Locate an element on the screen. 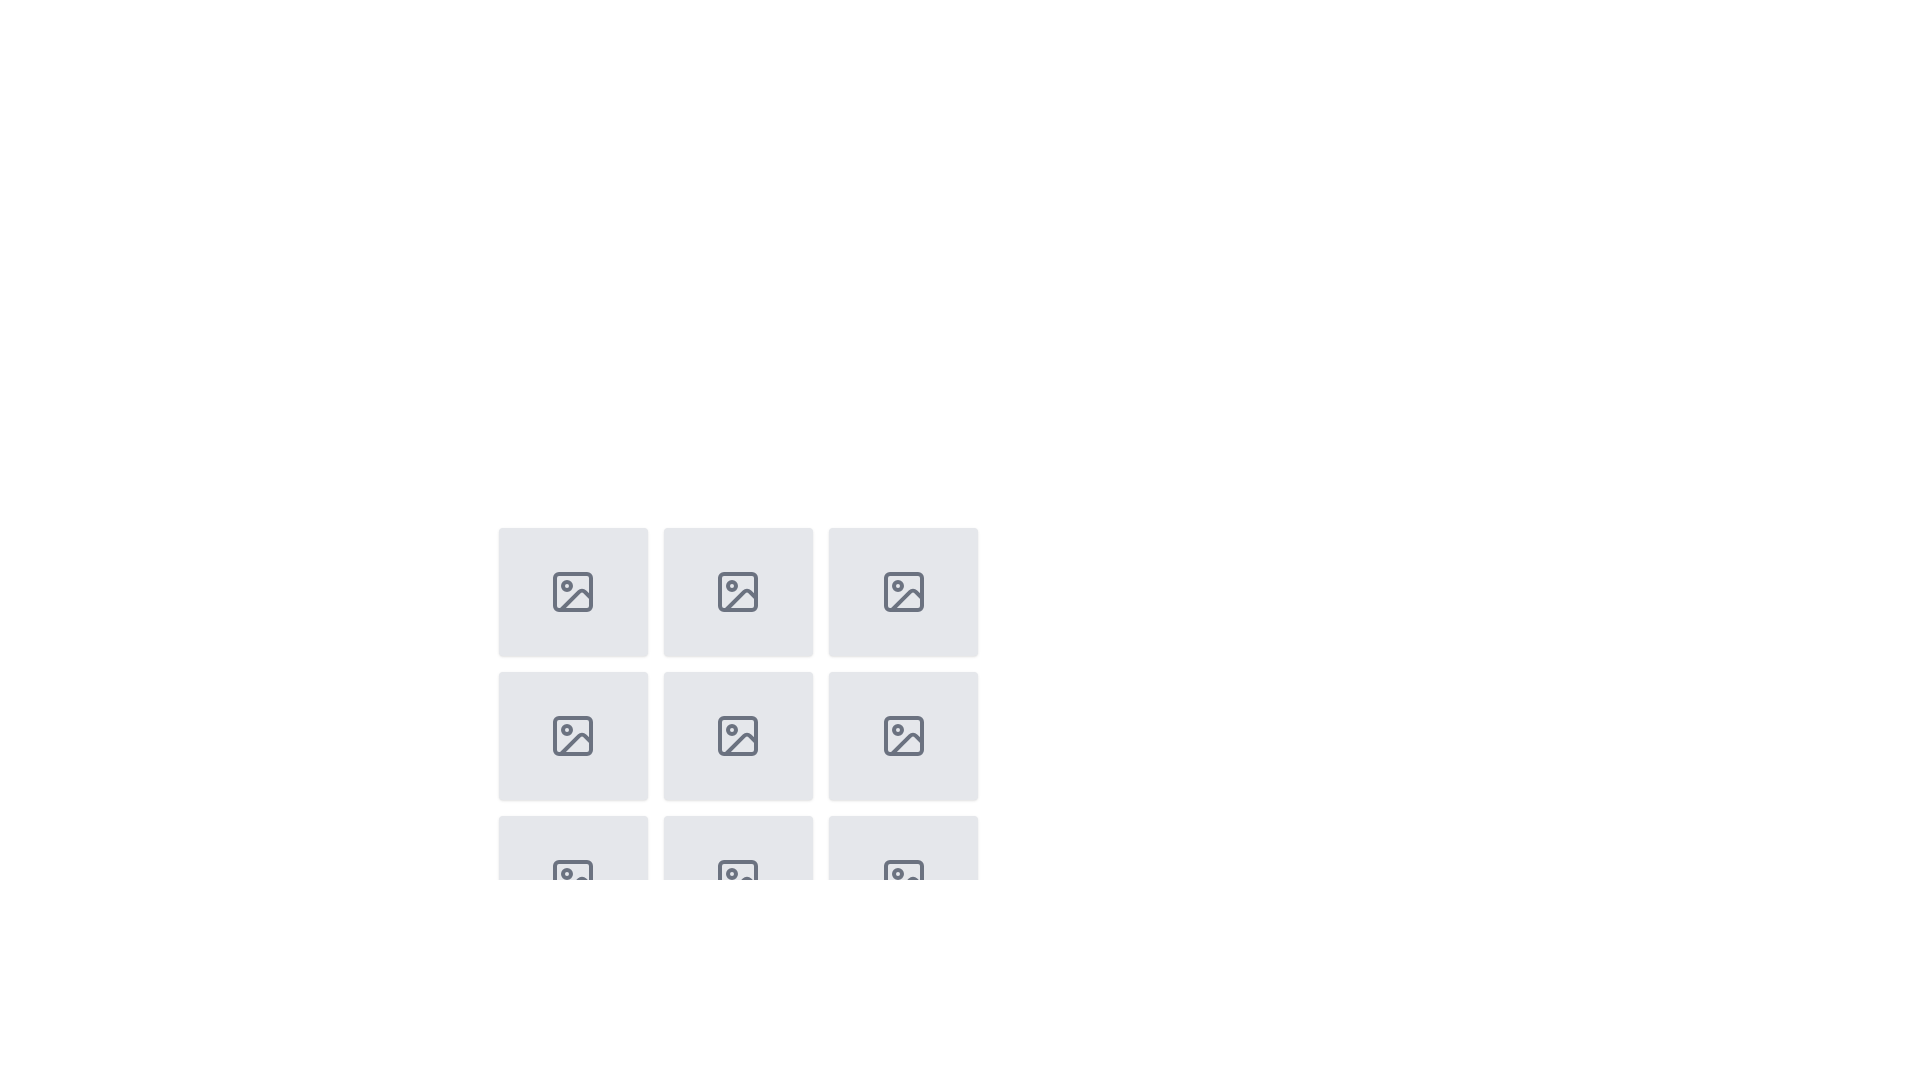  the image placeholder icon located in the second row and second column of the grid arrangement in the middle area of the interface is located at coordinates (737, 590).